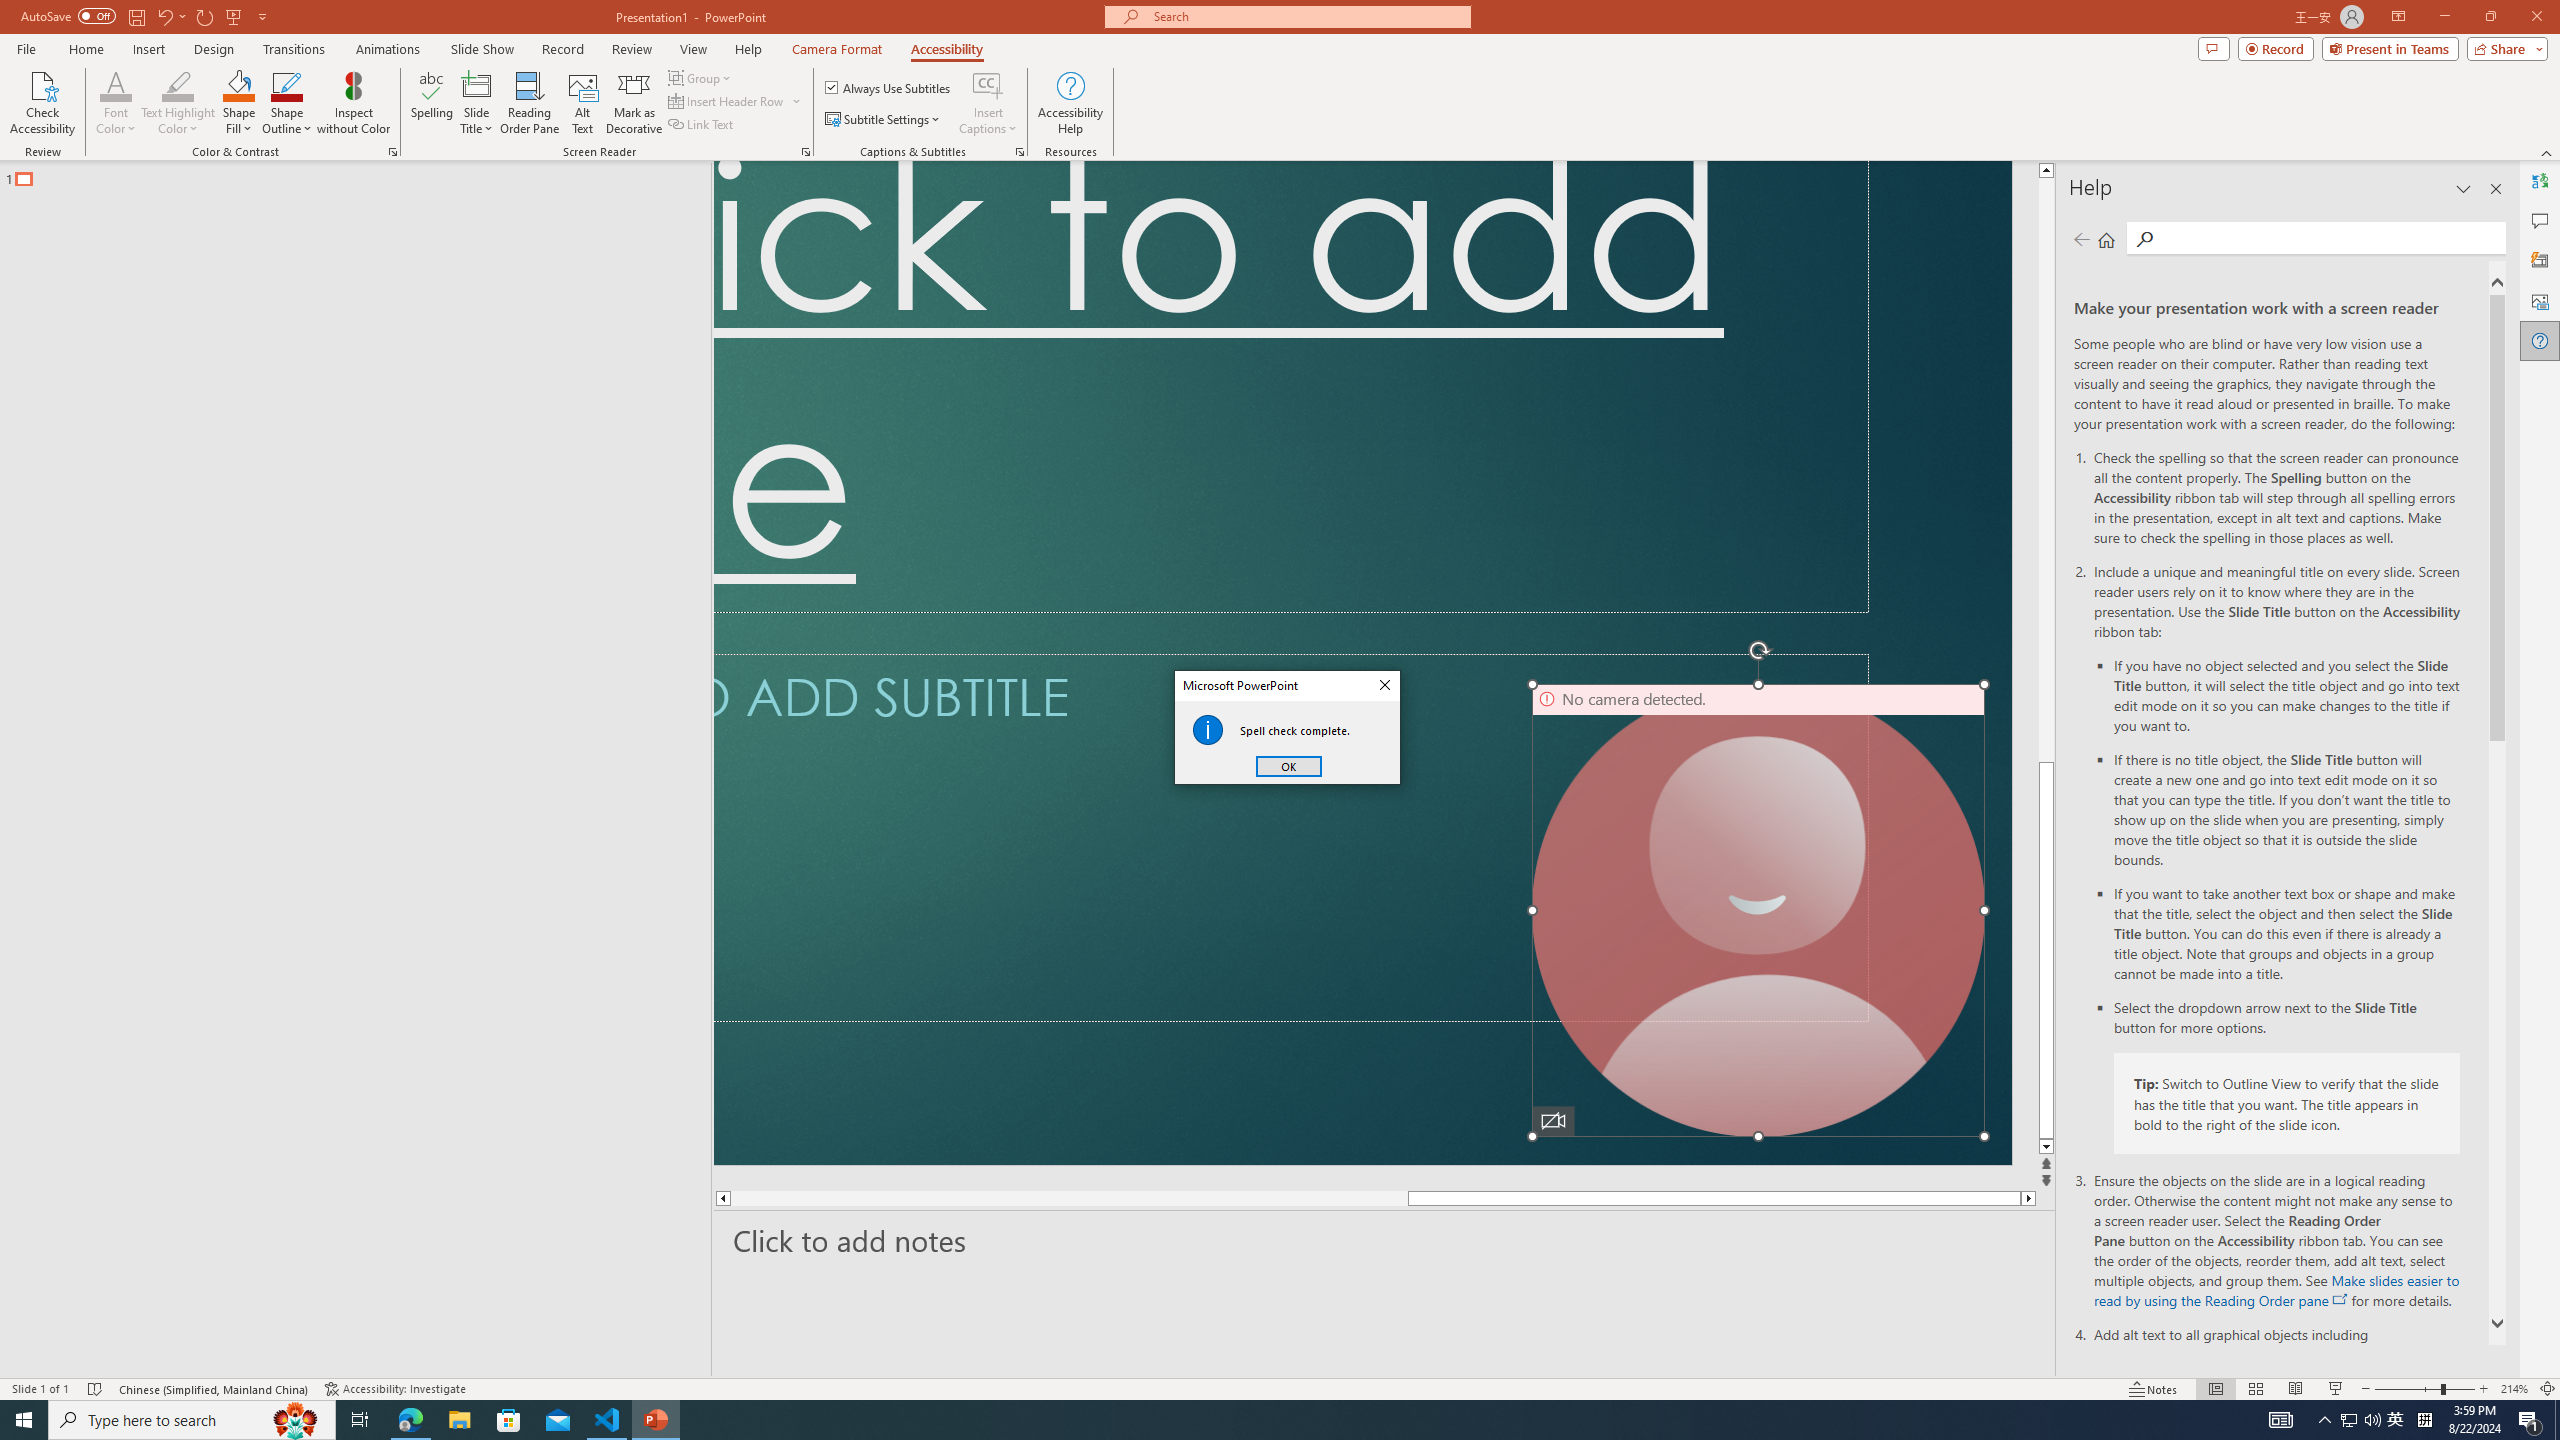 The image size is (2560, 1440). Describe the element at coordinates (1757, 909) in the screenshot. I see `'Camera 8, No camera detected.'` at that location.